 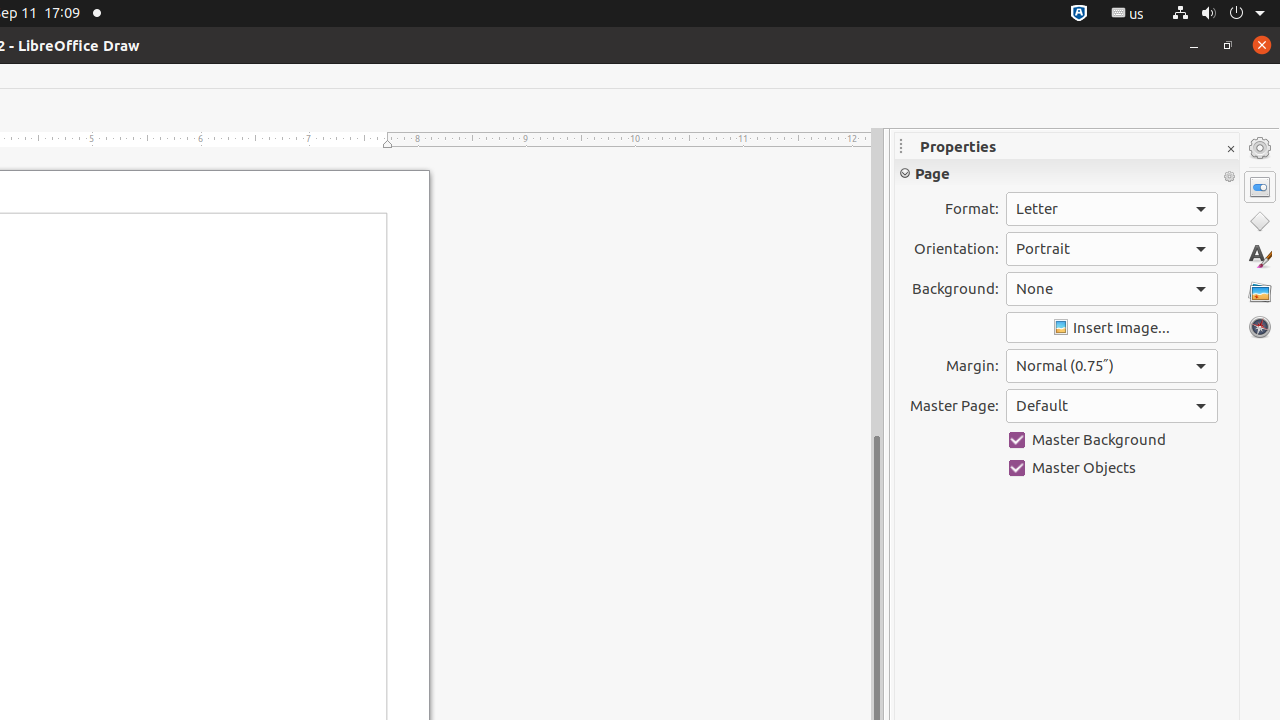 What do you see at coordinates (1110, 289) in the screenshot?
I see `'Background:'` at bounding box center [1110, 289].